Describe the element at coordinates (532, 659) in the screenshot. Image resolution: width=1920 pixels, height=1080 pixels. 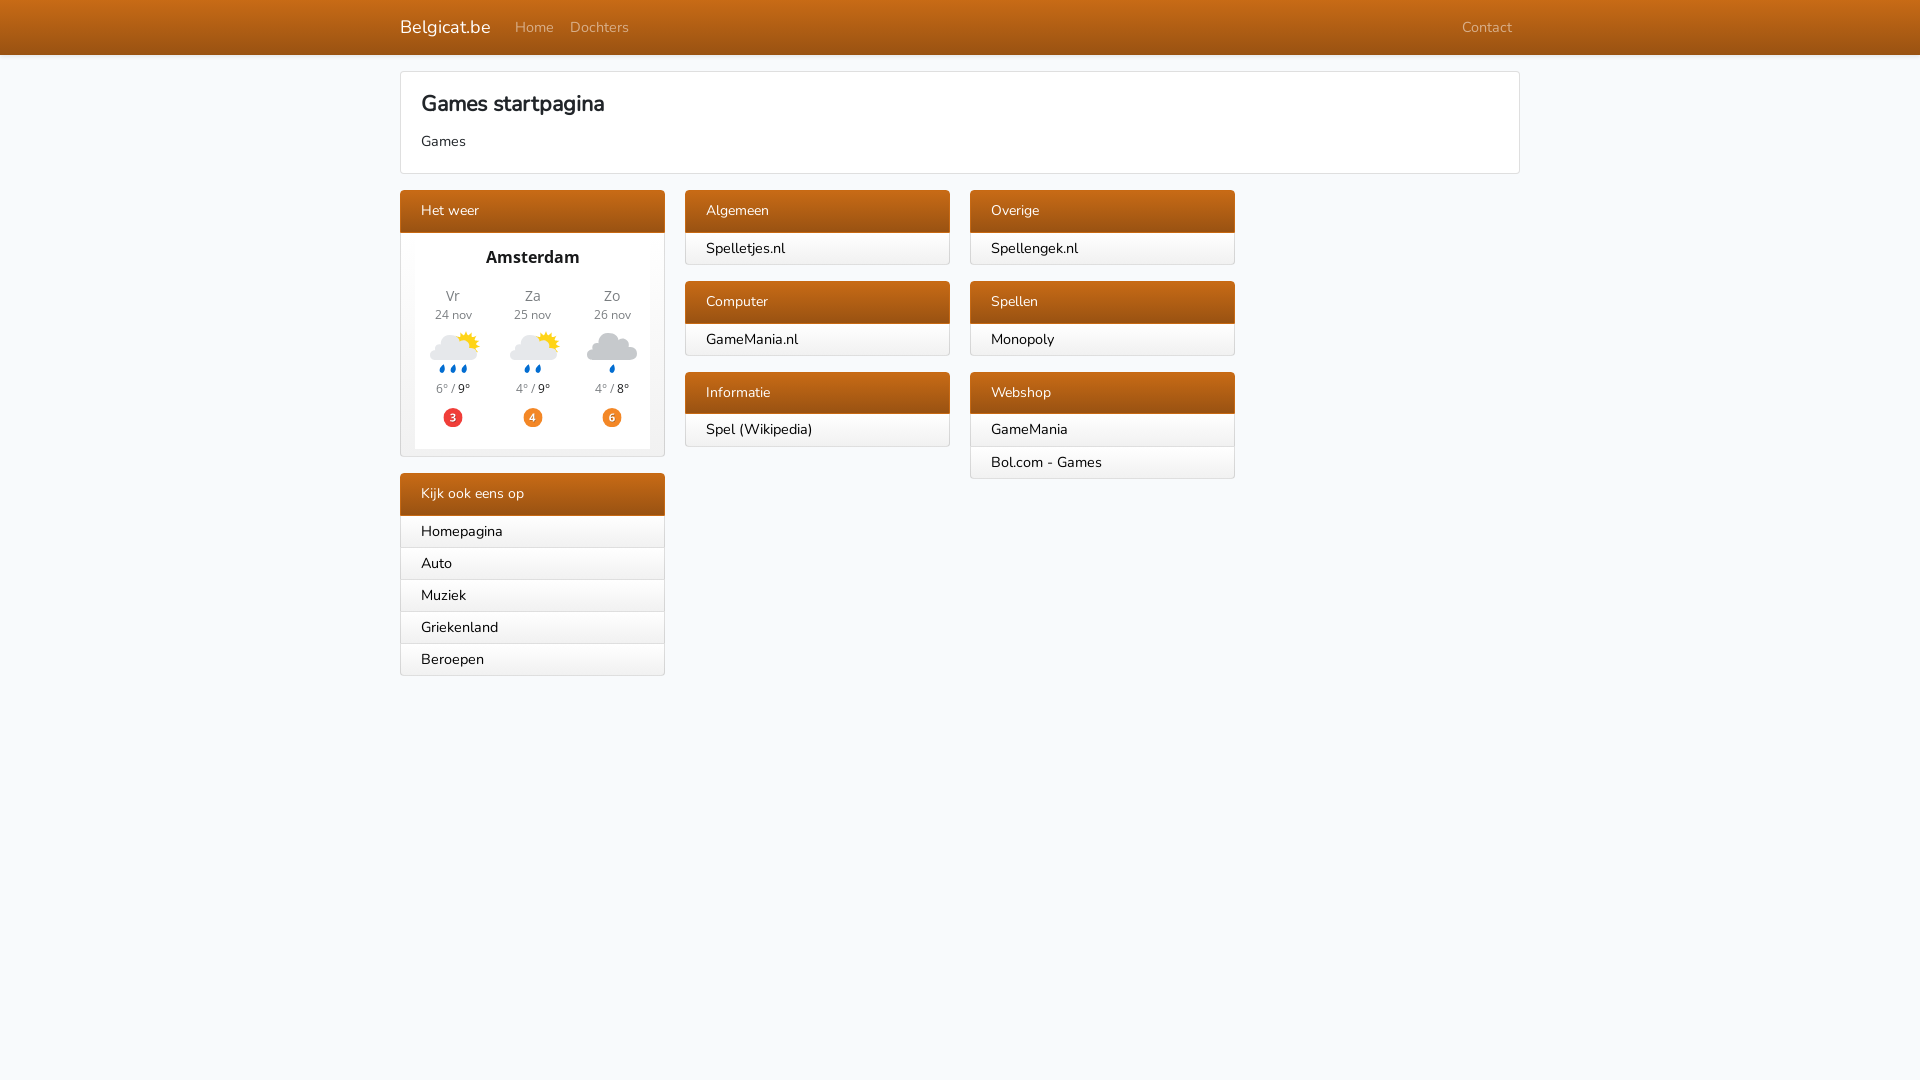
I see `'Beroepen'` at that location.